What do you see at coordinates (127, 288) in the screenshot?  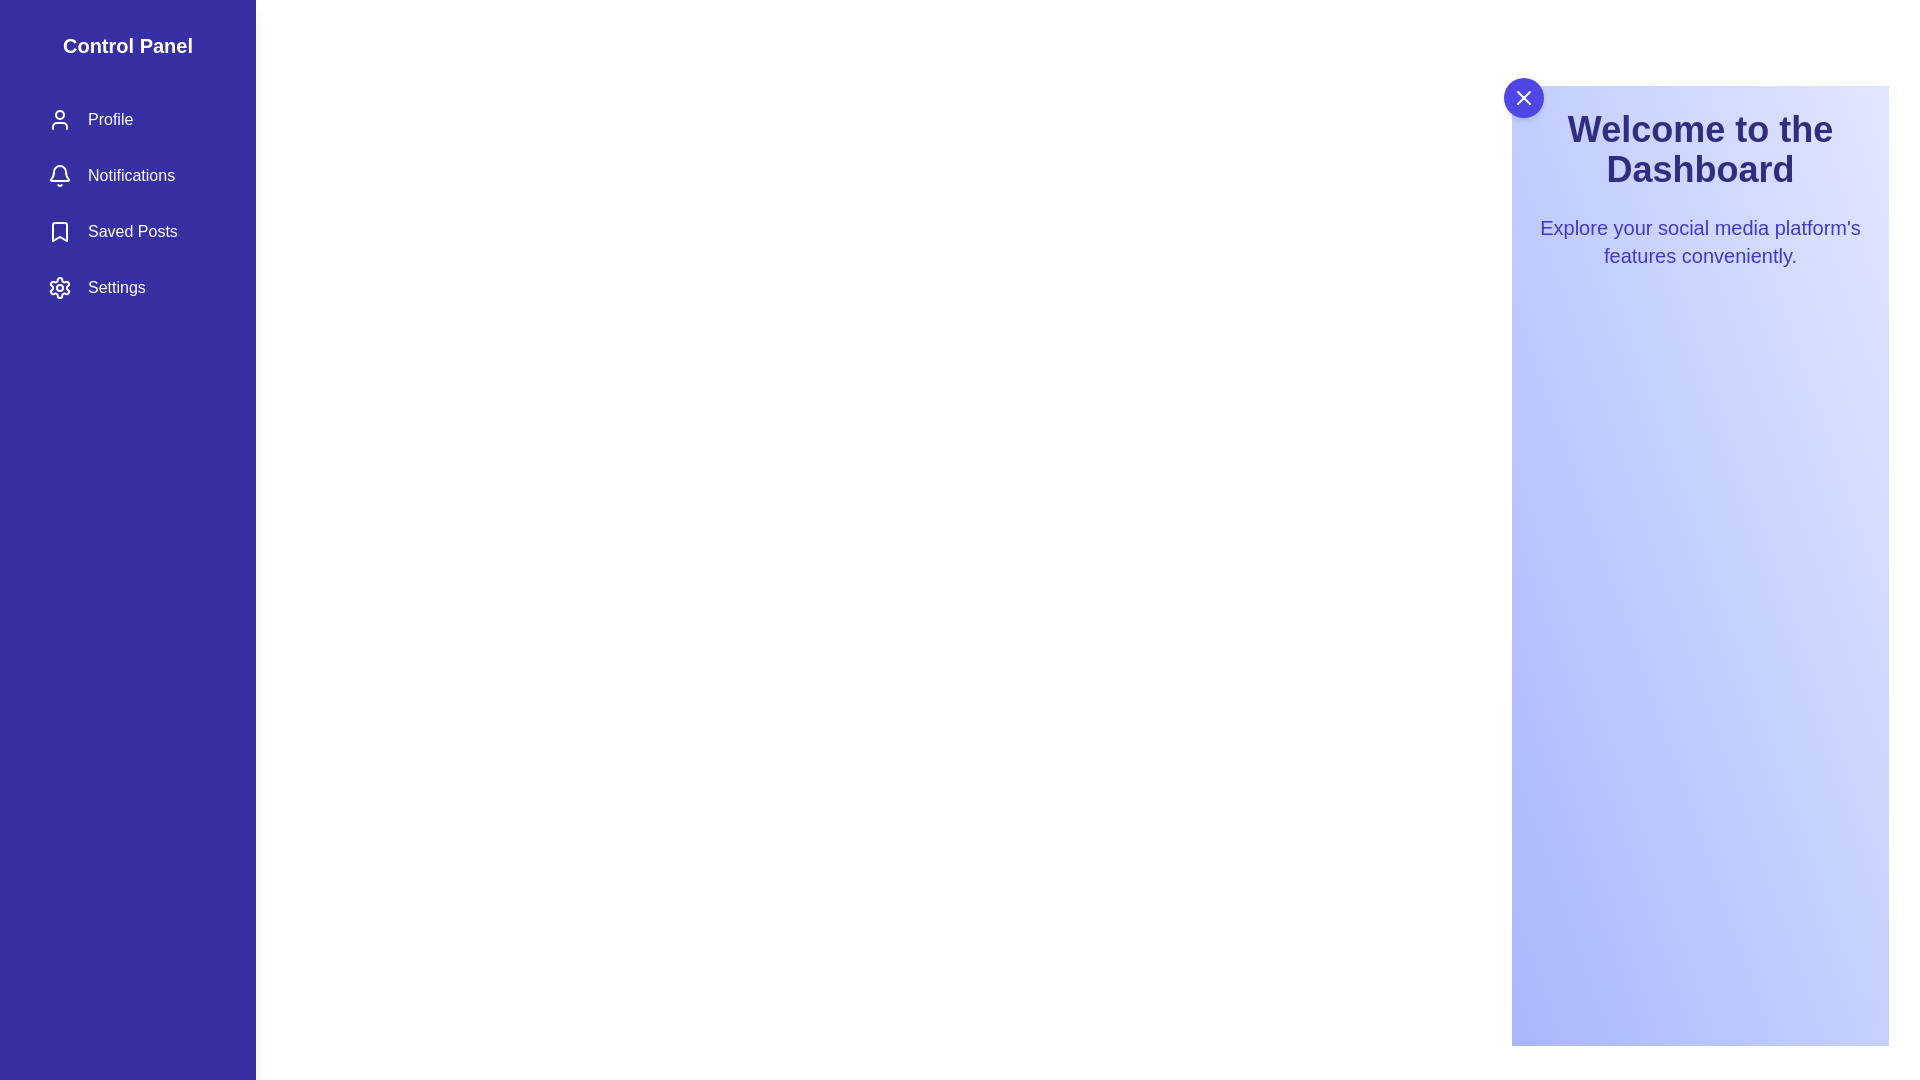 I see `the Settings section in the drawer` at bounding box center [127, 288].